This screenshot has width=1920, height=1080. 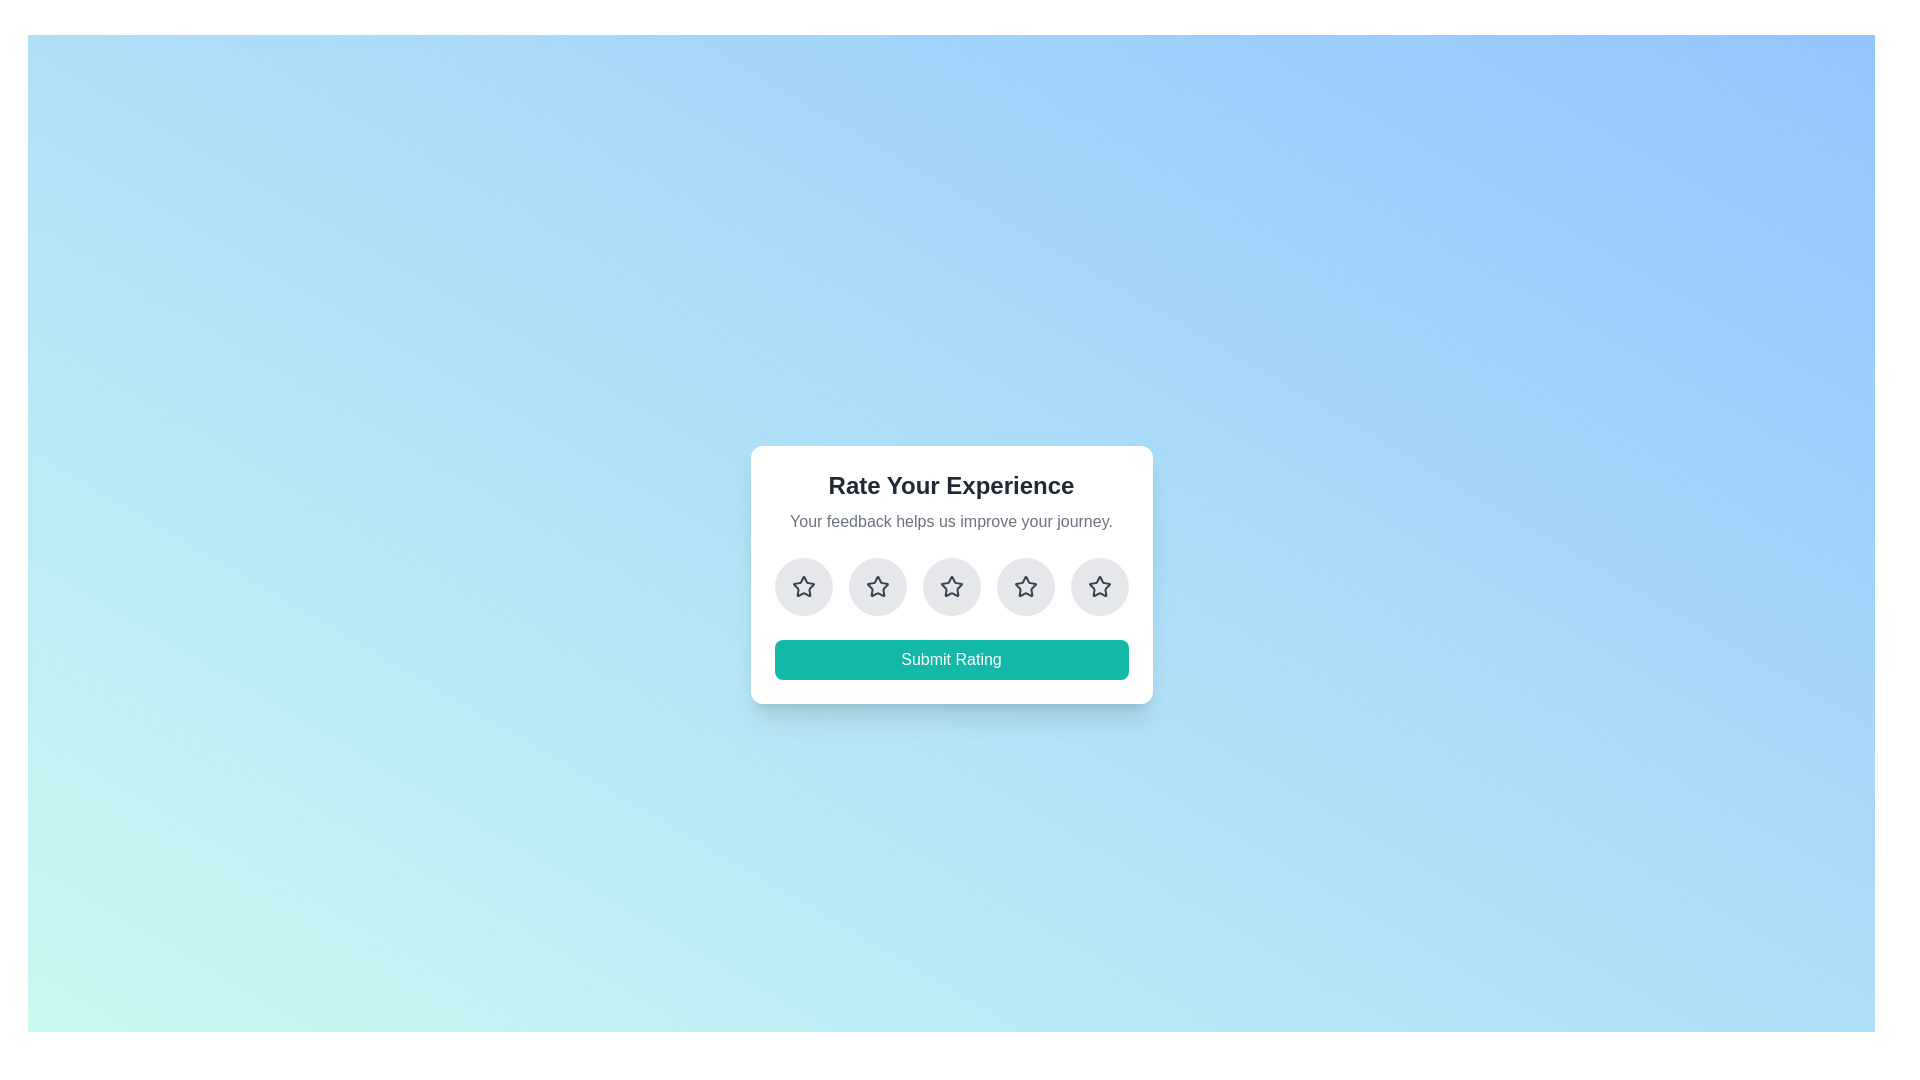 I want to click on the rating button corresponding to 3, so click(x=950, y=585).